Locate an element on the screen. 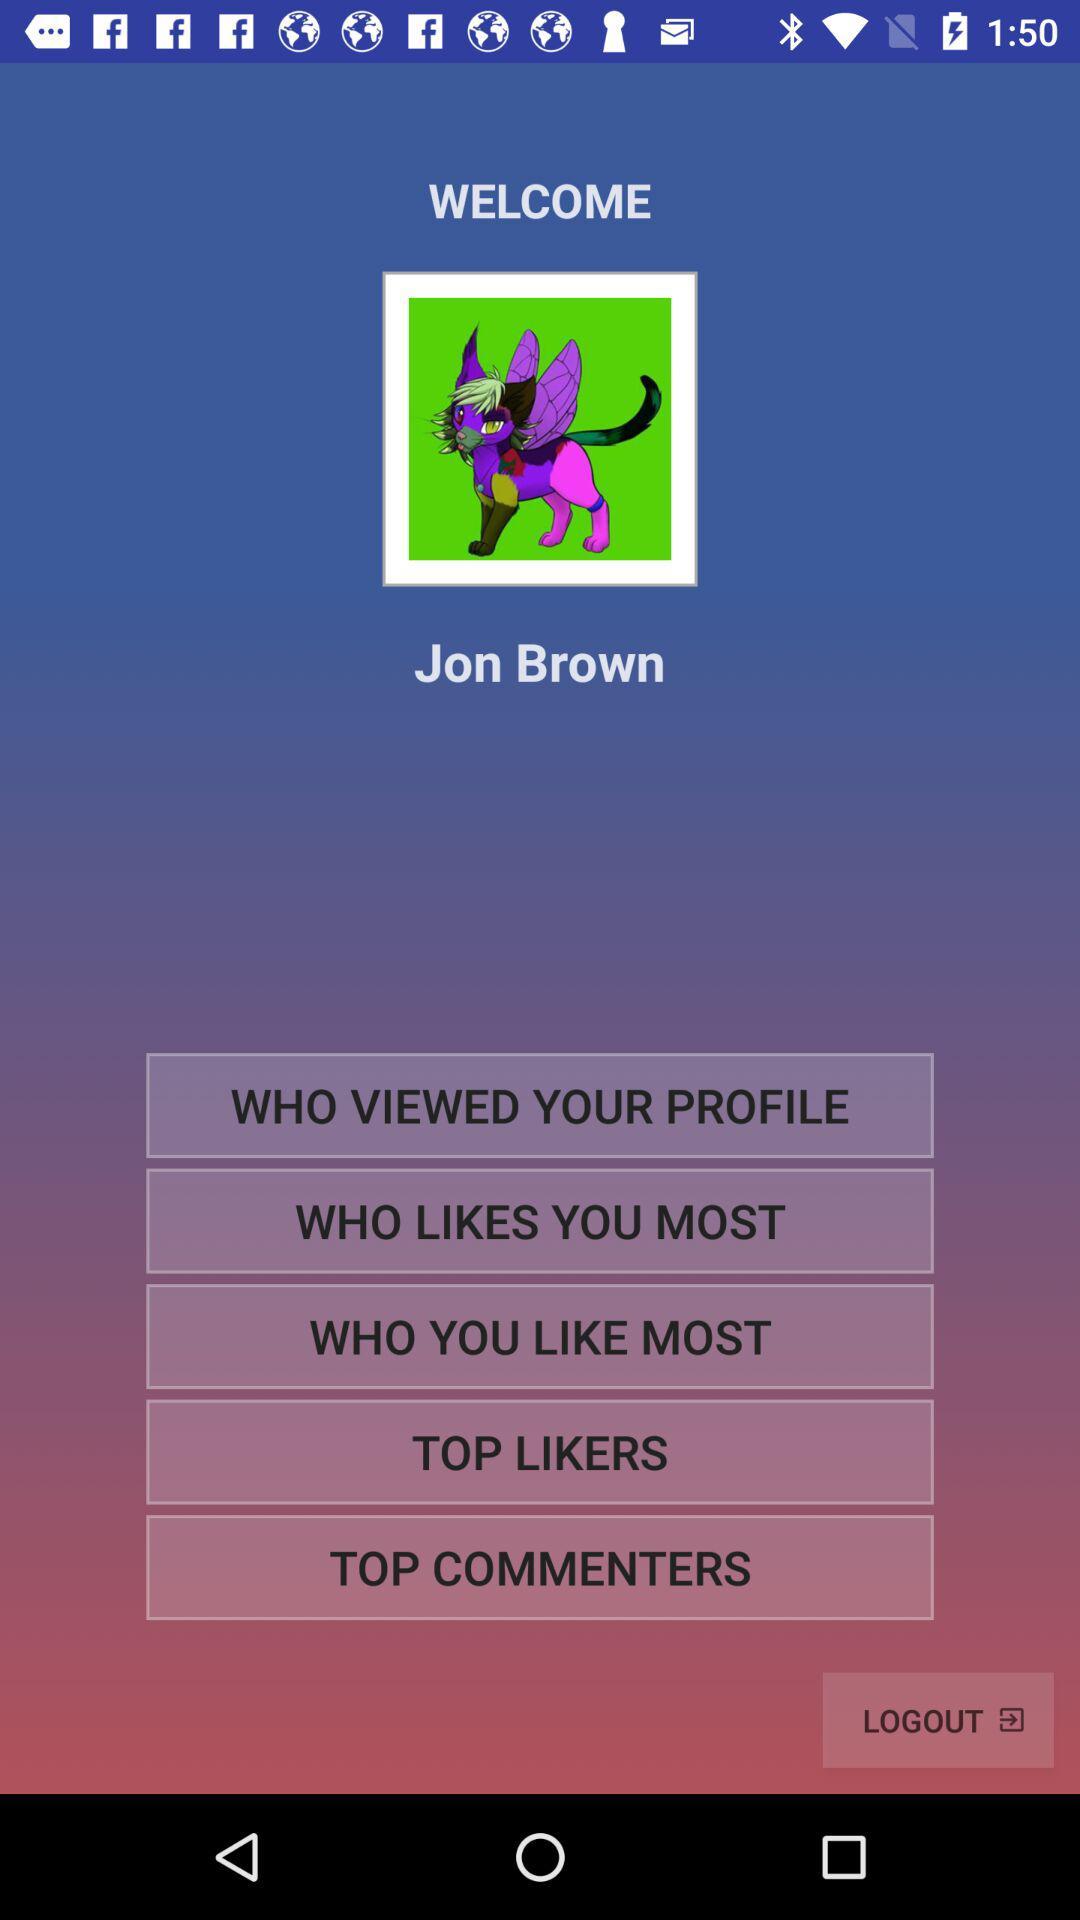 This screenshot has height=1920, width=1080. the item above the who likes you is located at coordinates (540, 1104).